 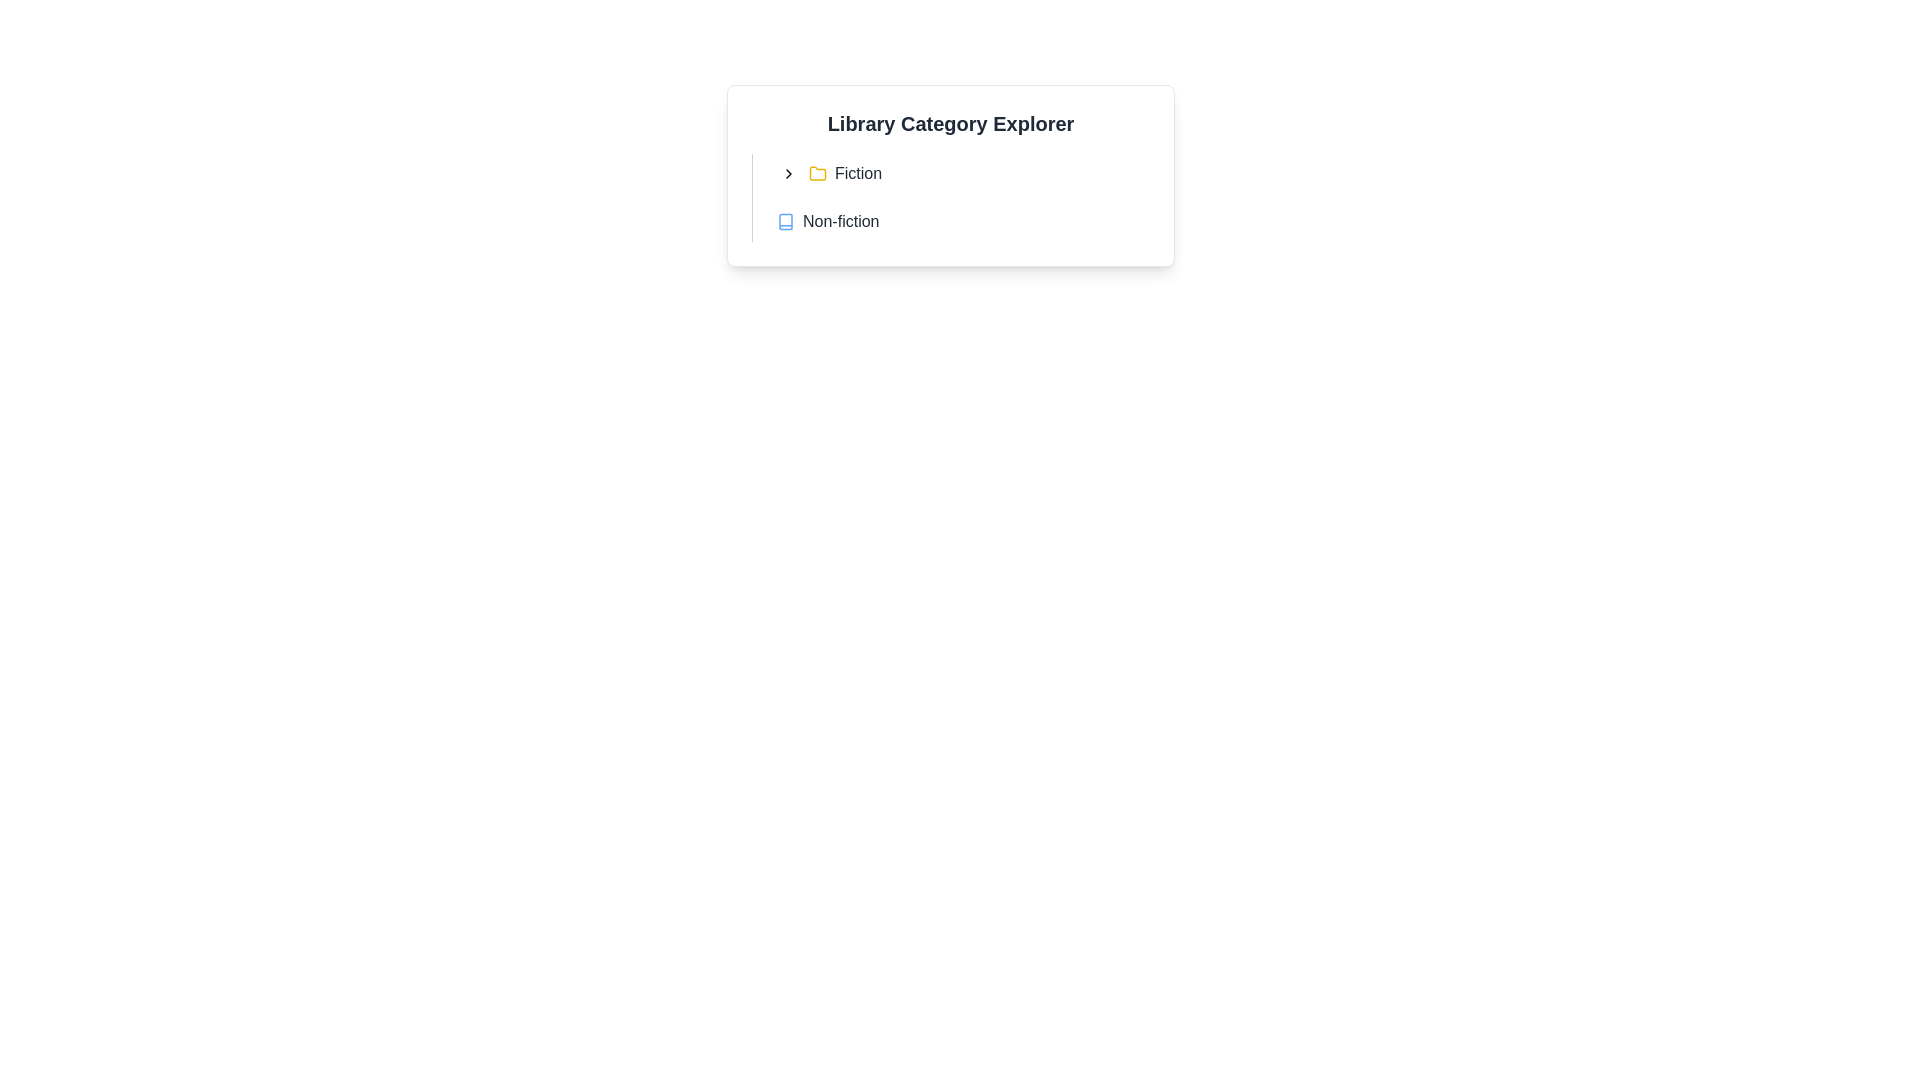 I want to click on the yellow folder icon adjacent to the text labeled 'Fiction' in the 'Library Category Explorer', so click(x=817, y=172).